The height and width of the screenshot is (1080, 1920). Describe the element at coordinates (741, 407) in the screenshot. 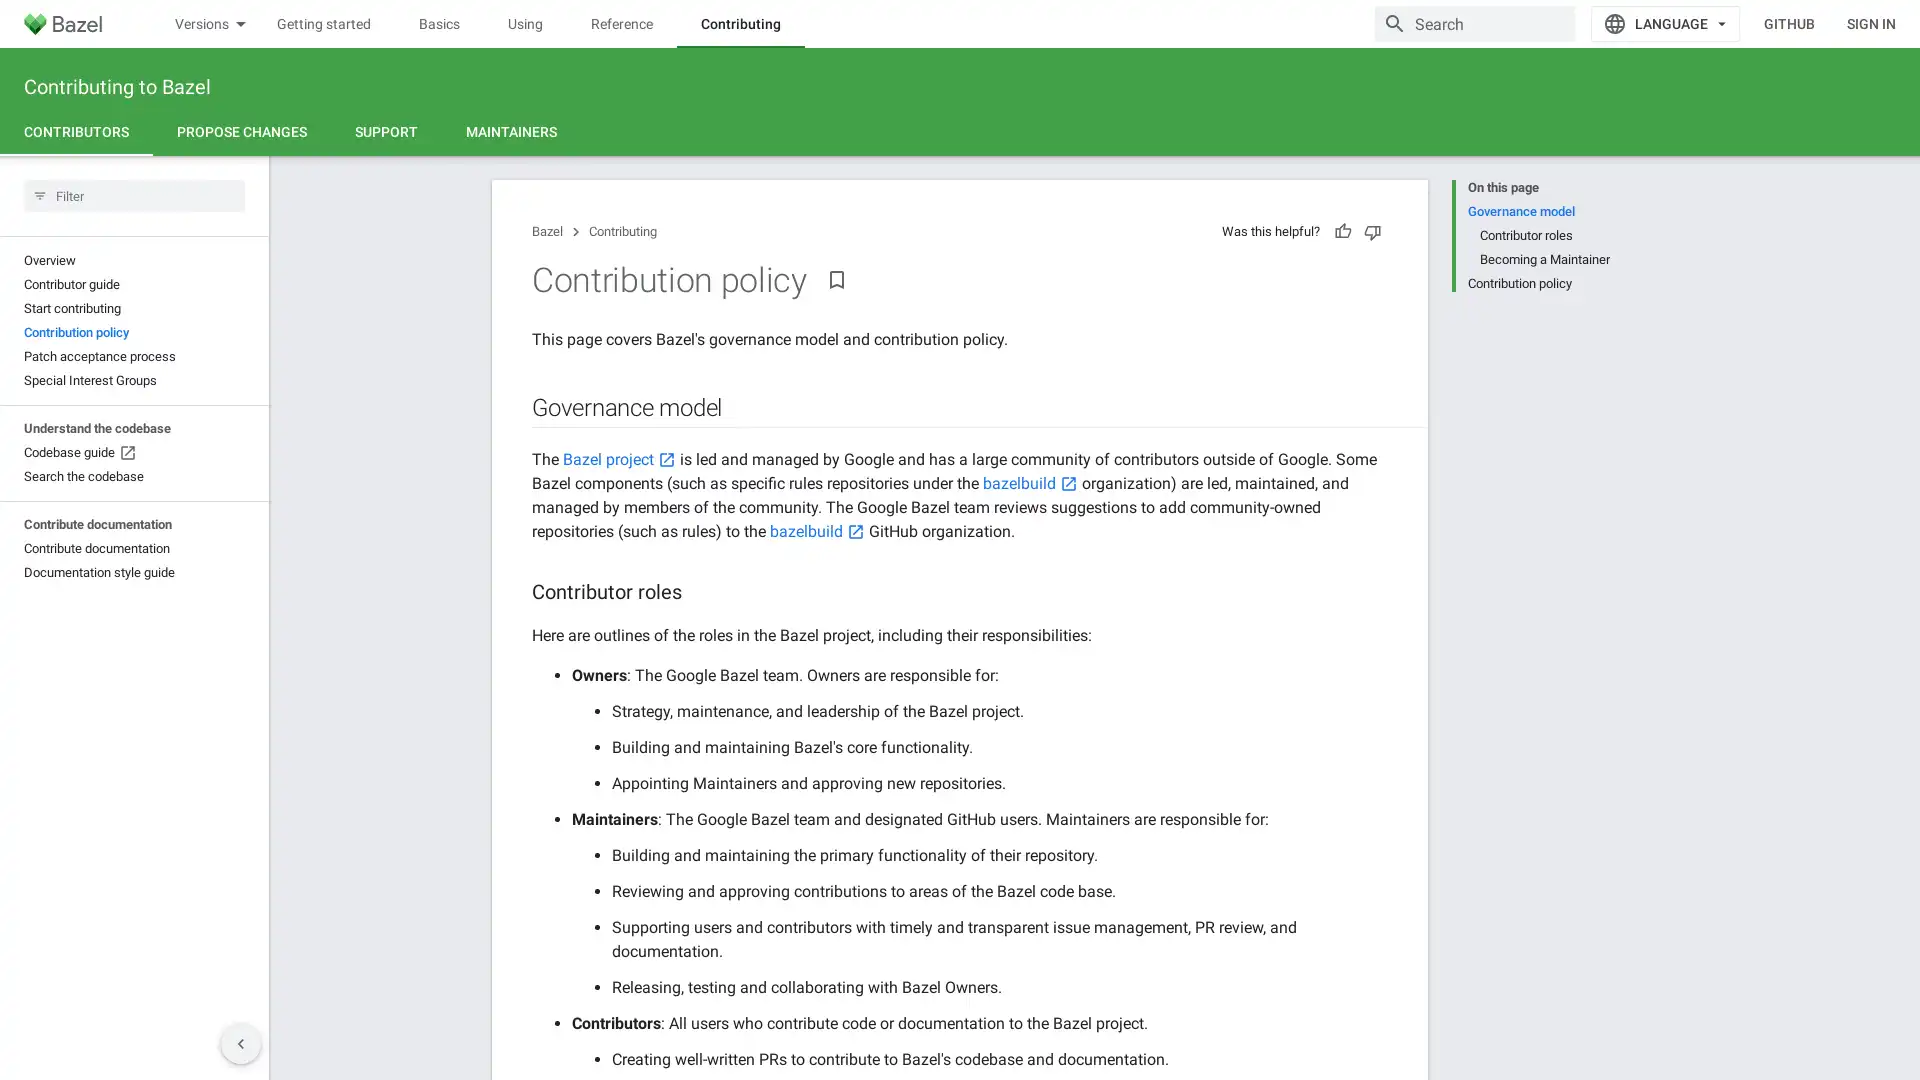

I see `Copy link to this section: Governance model` at that location.